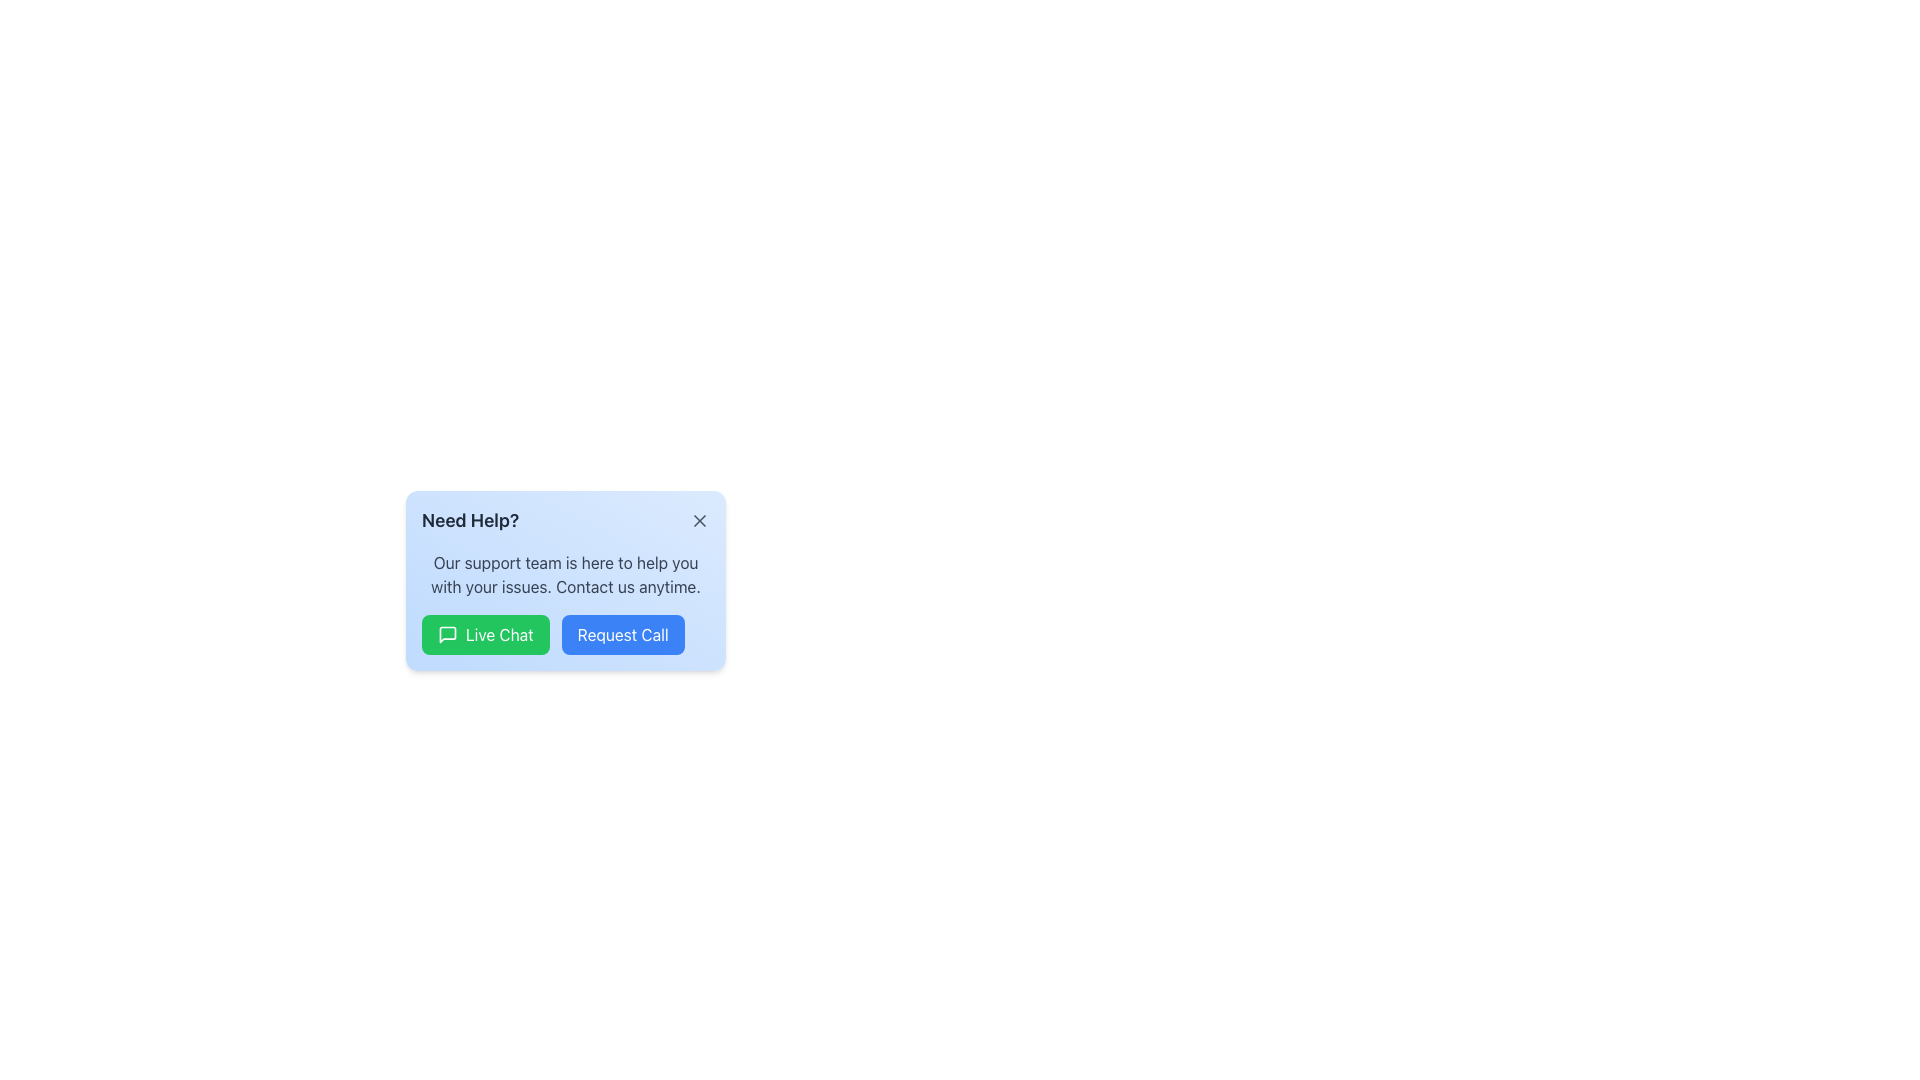 The width and height of the screenshot is (1920, 1080). I want to click on the textual panel displaying the header 'Need Help?' and the assistance options below it, so click(565, 581).